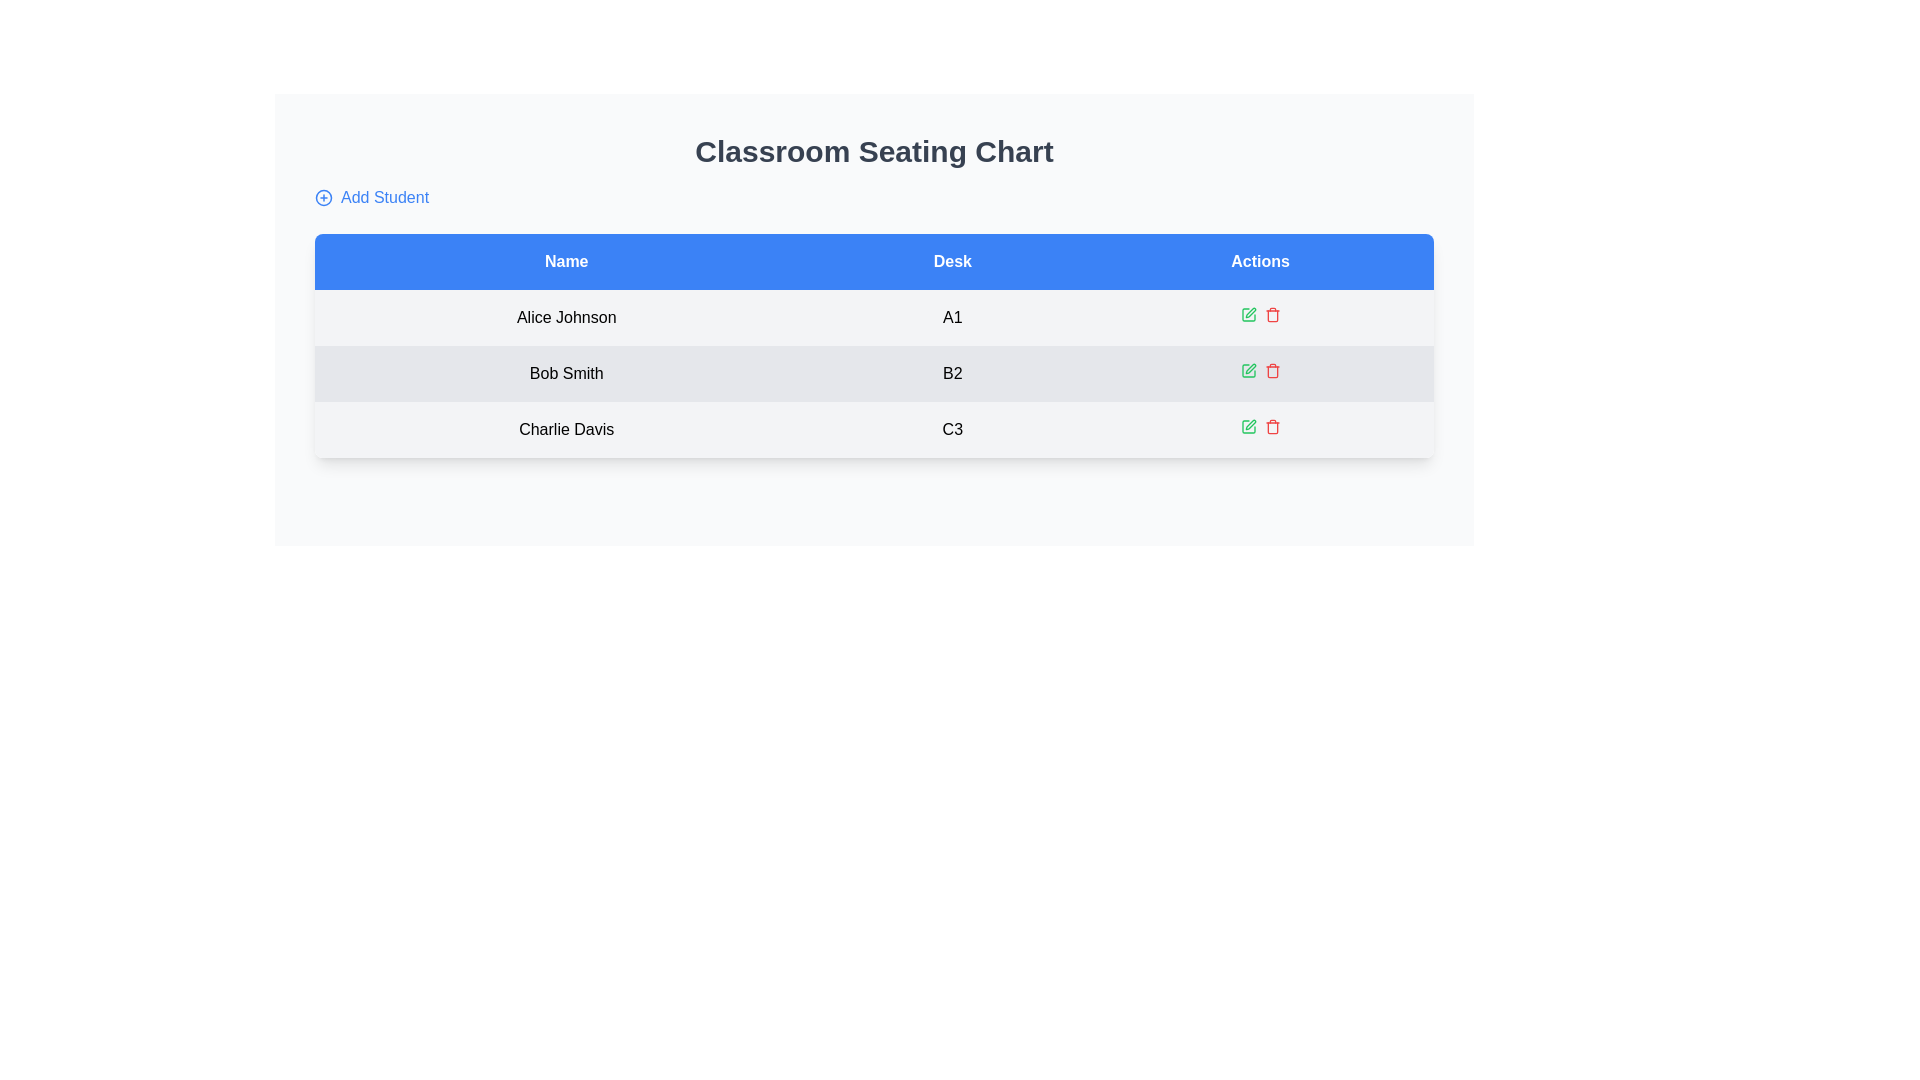 The width and height of the screenshot is (1920, 1080). Describe the element at coordinates (1259, 261) in the screenshot. I see `the rightmost header of the table that indicates actions related to the rows, located immediately to the right of the 'Desk' header` at that location.